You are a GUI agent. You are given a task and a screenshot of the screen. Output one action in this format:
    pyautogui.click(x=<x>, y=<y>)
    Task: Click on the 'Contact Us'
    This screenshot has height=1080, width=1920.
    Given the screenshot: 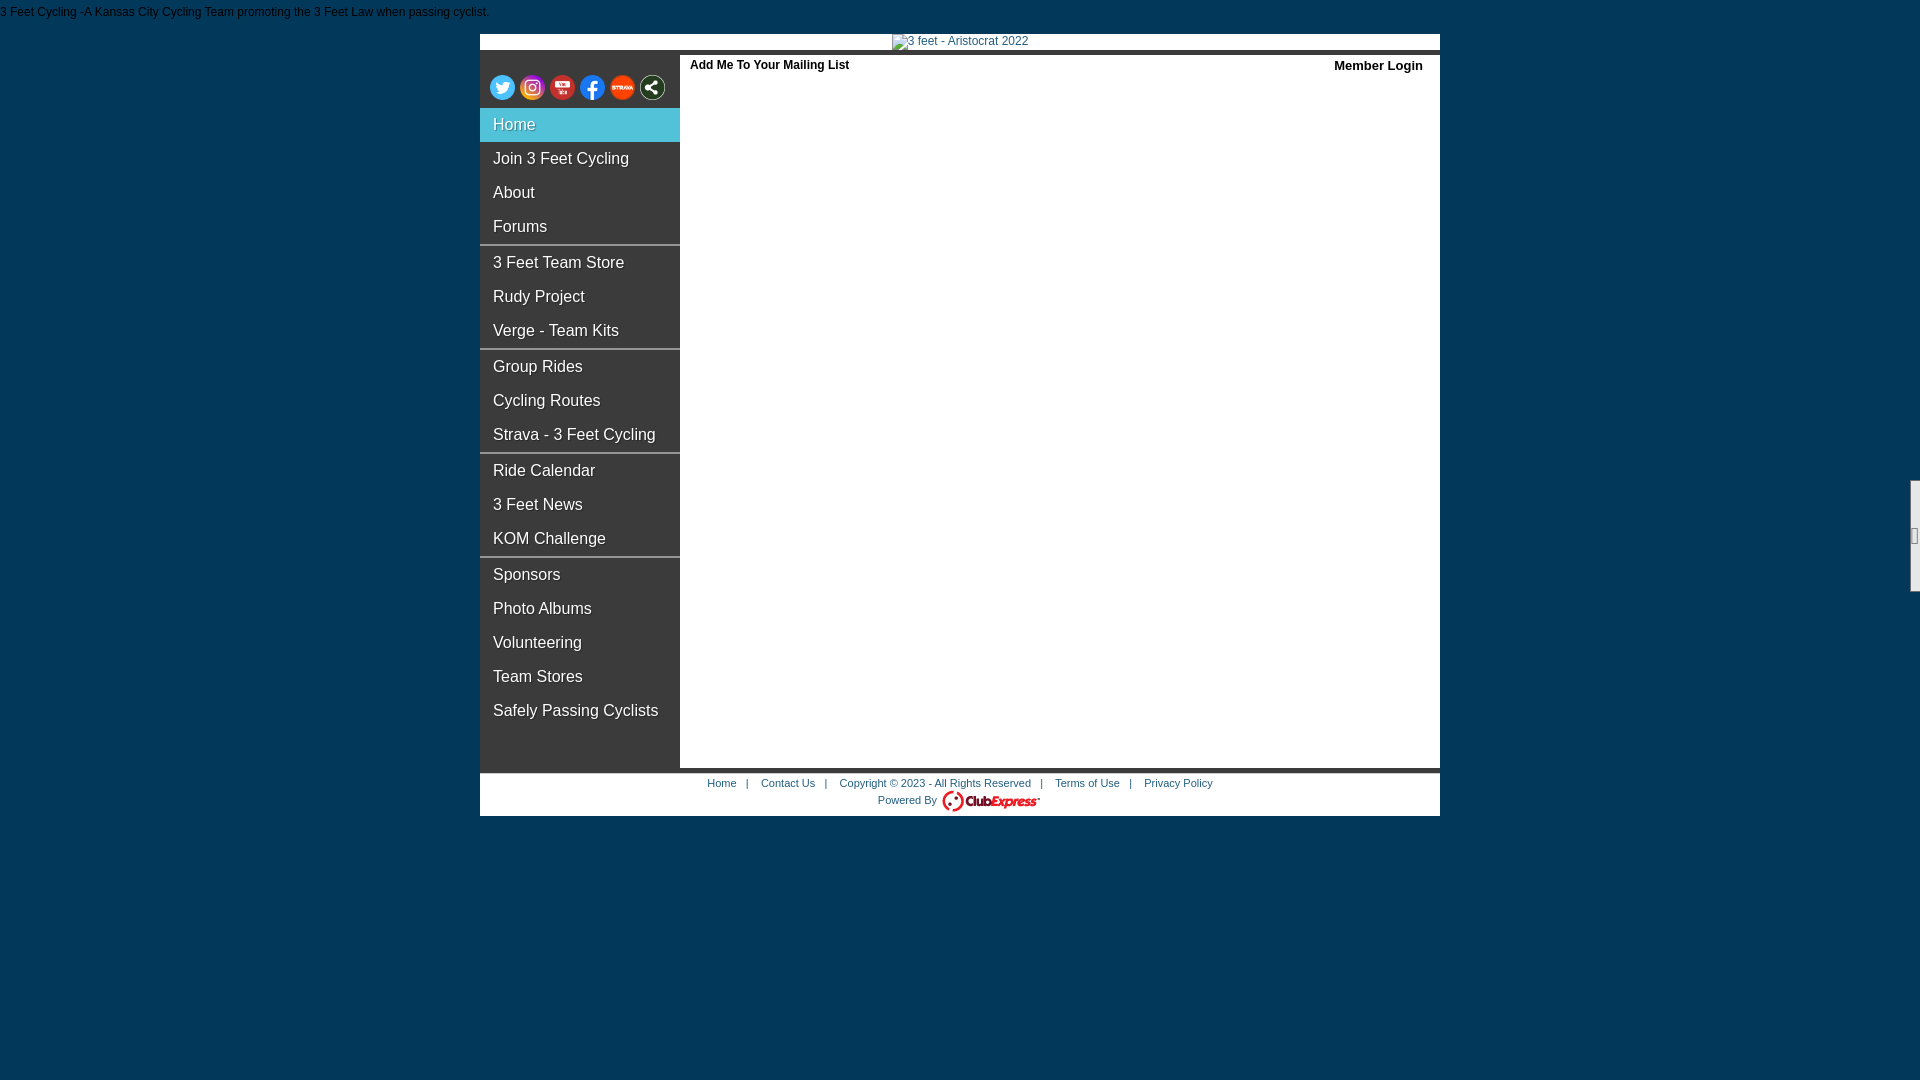 What is the action you would take?
    pyautogui.click(x=786, y=782)
    